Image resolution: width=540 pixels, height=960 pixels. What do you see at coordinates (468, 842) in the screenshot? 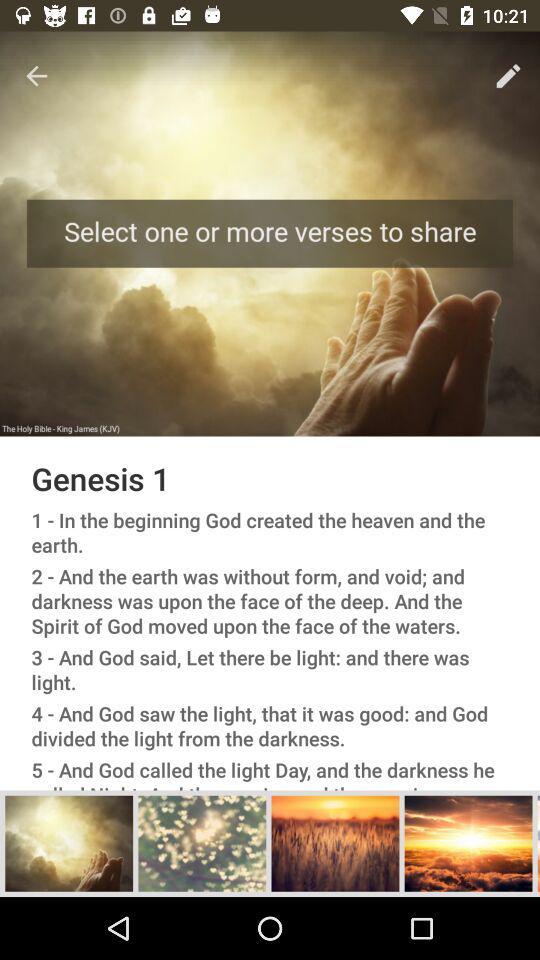
I see `to share this picture` at bounding box center [468, 842].